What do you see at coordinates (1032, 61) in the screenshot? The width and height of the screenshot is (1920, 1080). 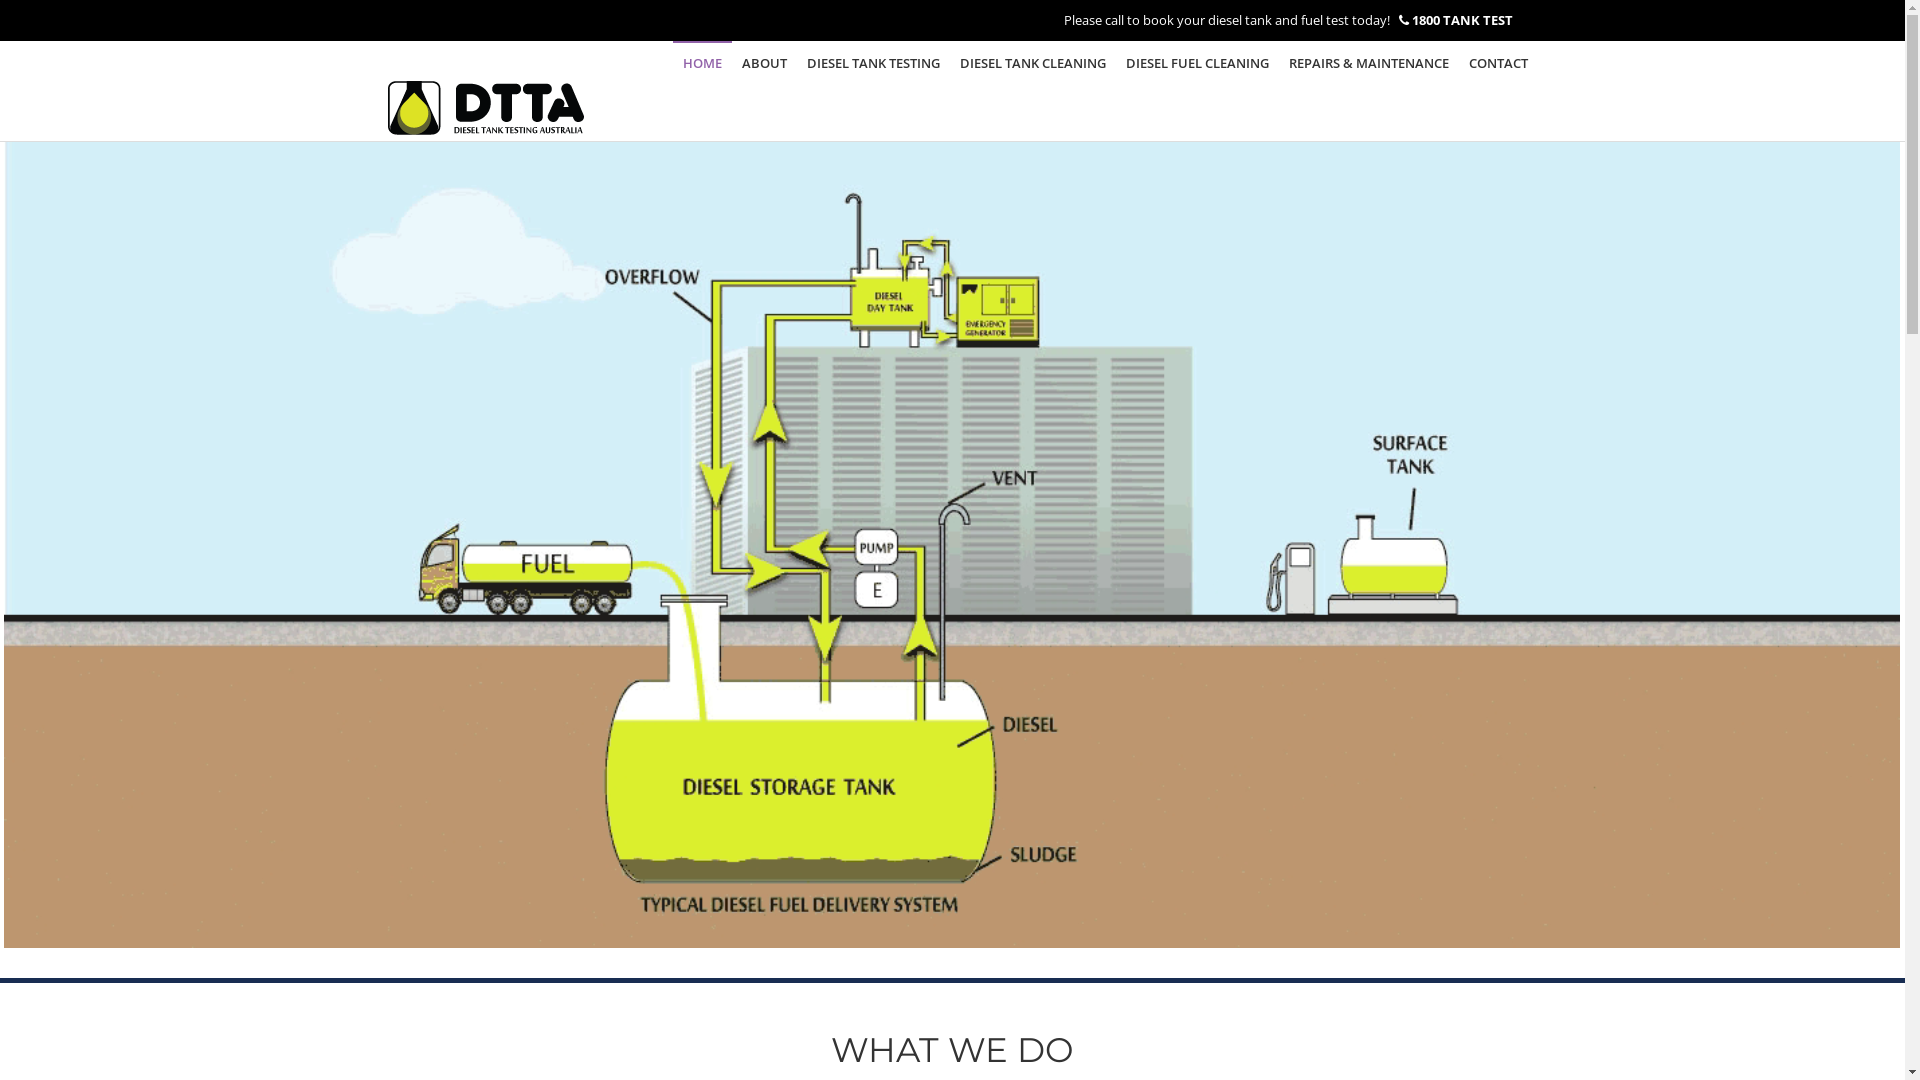 I see `'DIESEL TANK CLEANING'` at bounding box center [1032, 61].